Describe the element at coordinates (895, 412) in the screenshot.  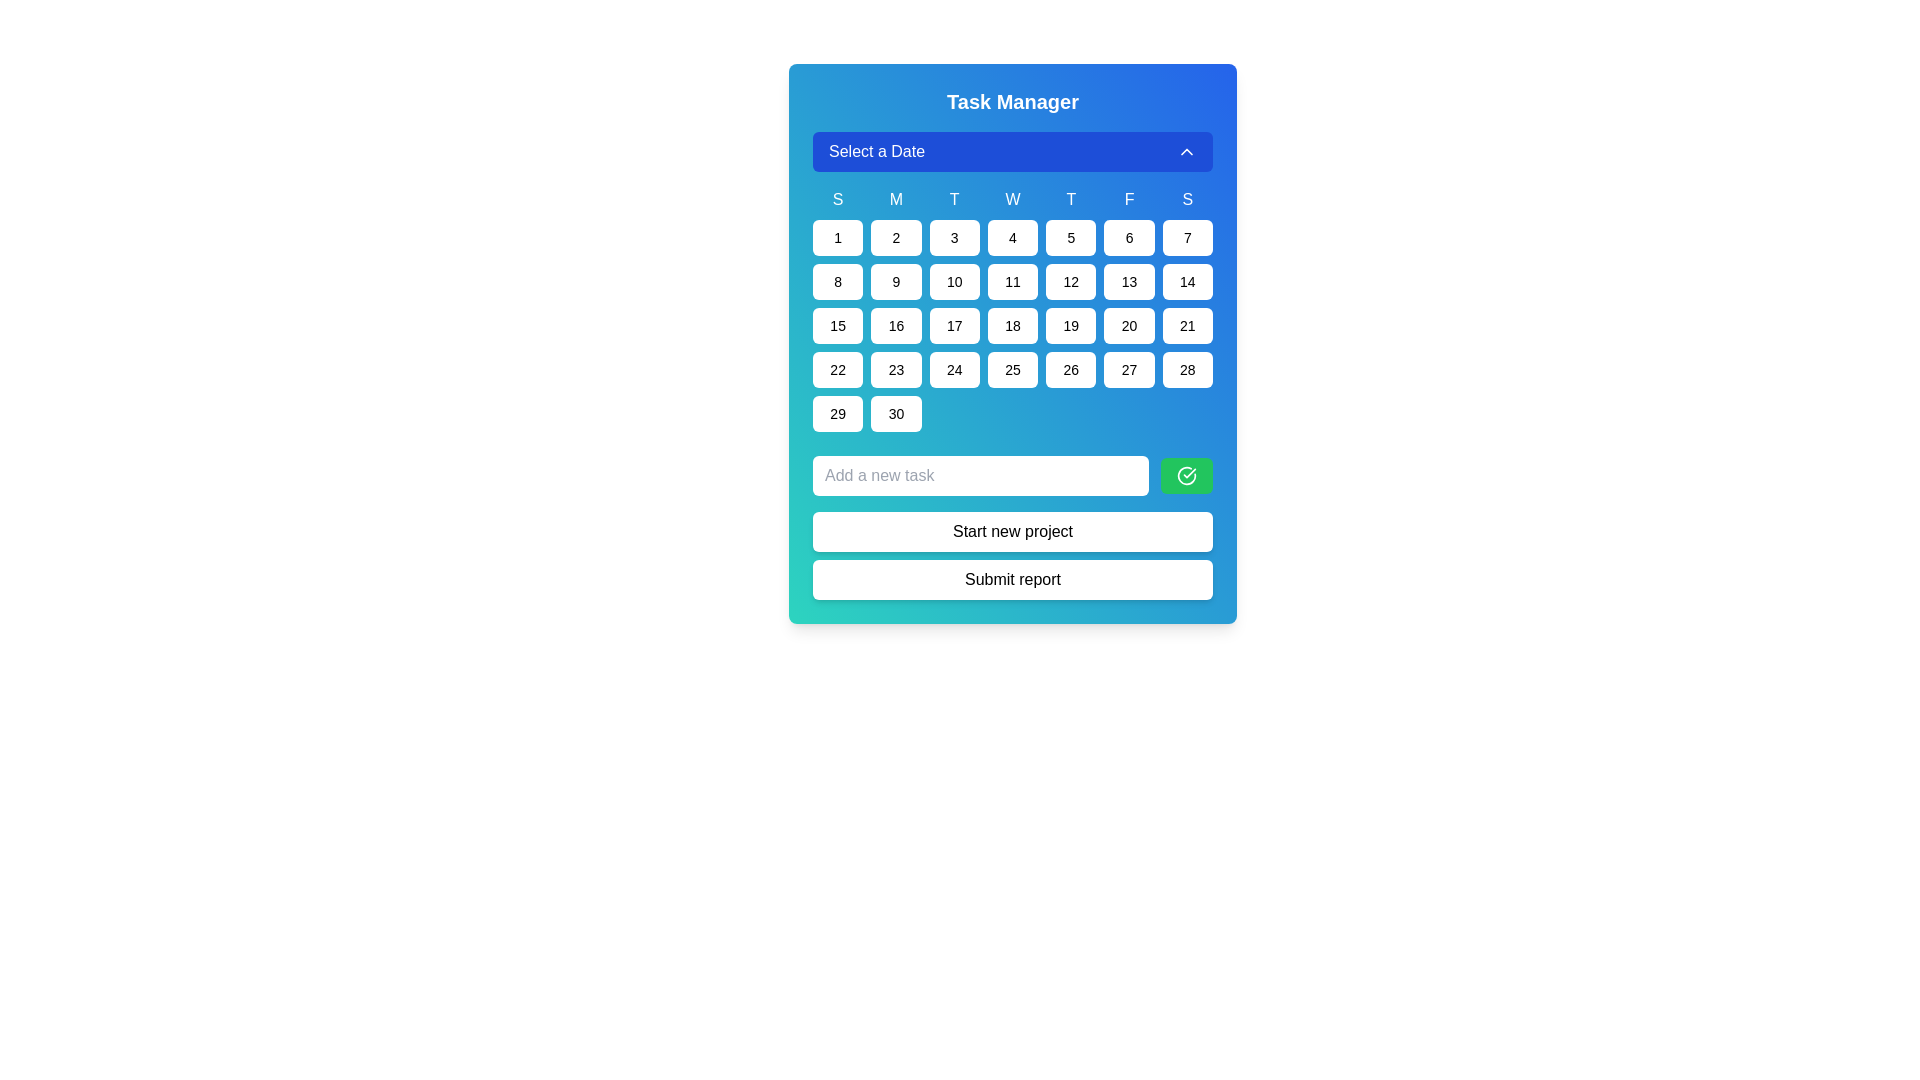
I see `the button representing the 30th day of the month in the date selection interface` at that location.